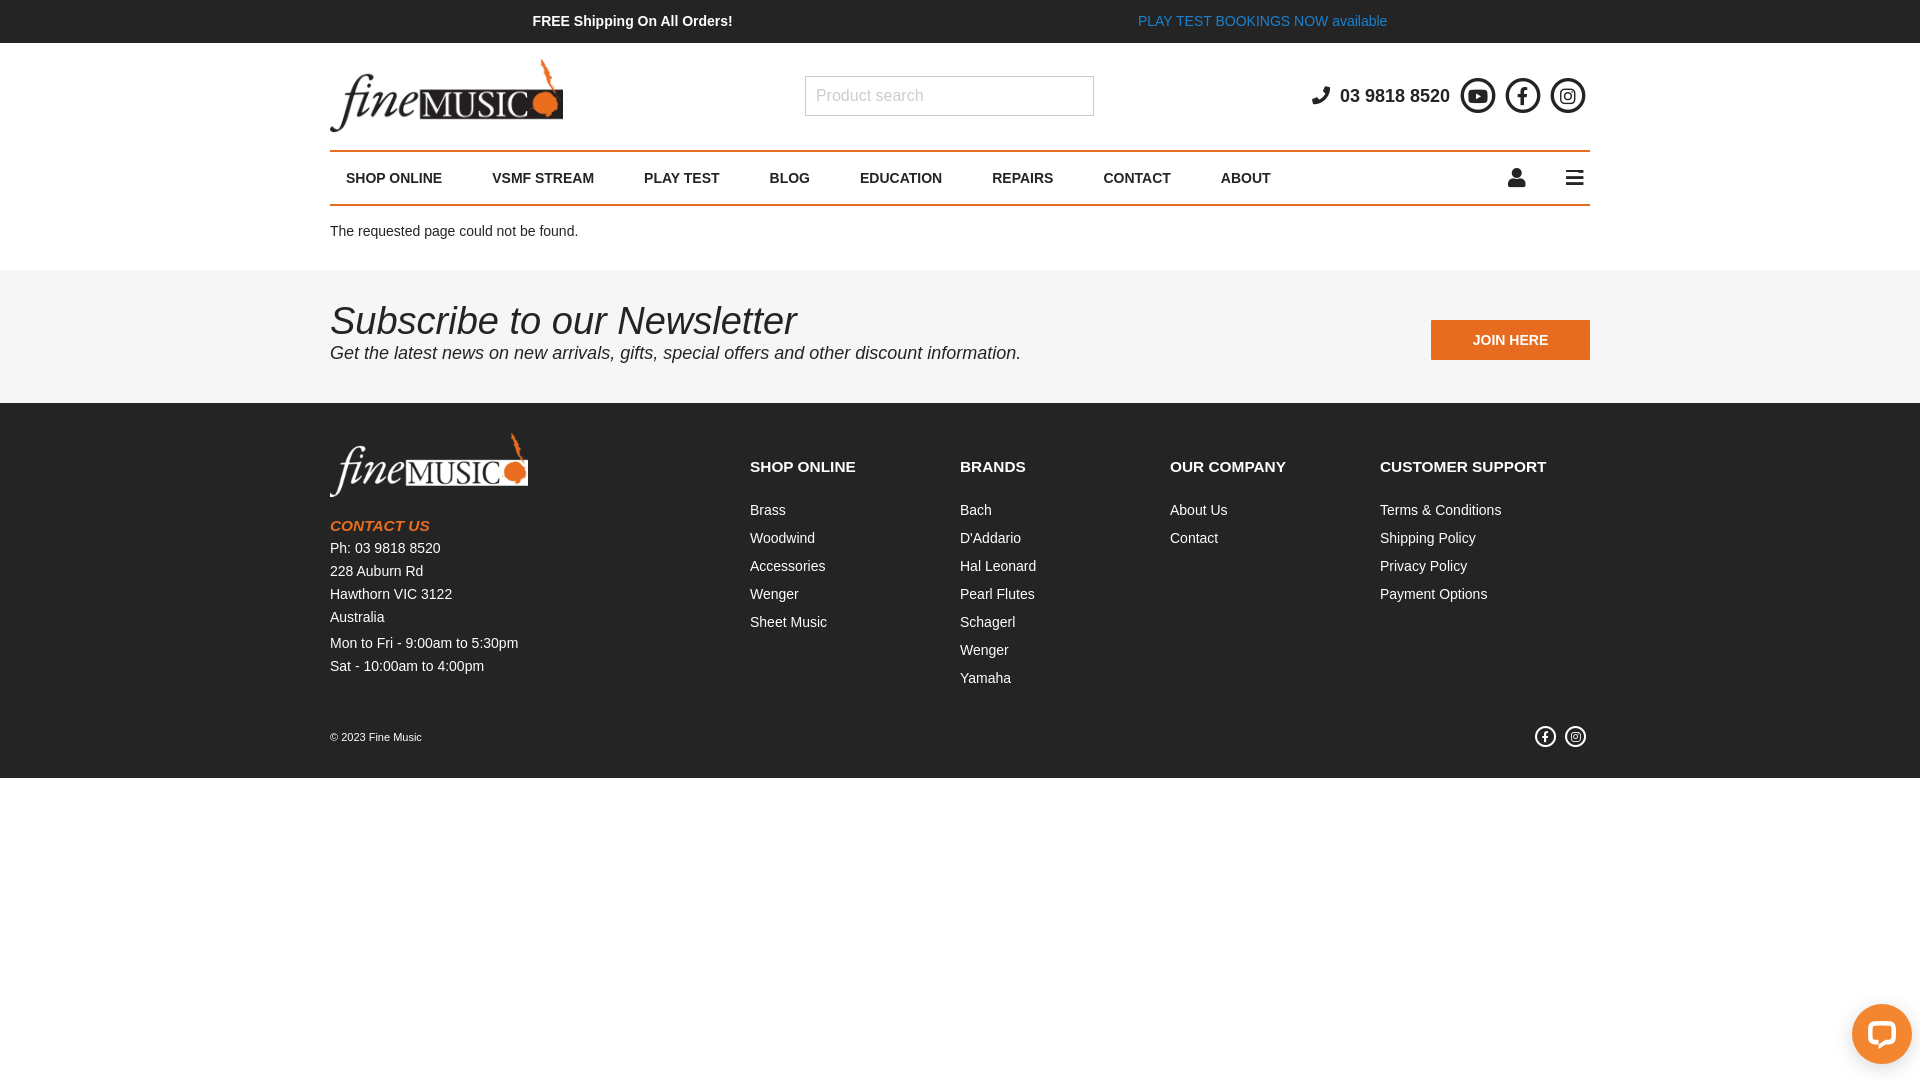 The width and height of the screenshot is (1920, 1080). What do you see at coordinates (900, 176) in the screenshot?
I see `'EDUCATION'` at bounding box center [900, 176].